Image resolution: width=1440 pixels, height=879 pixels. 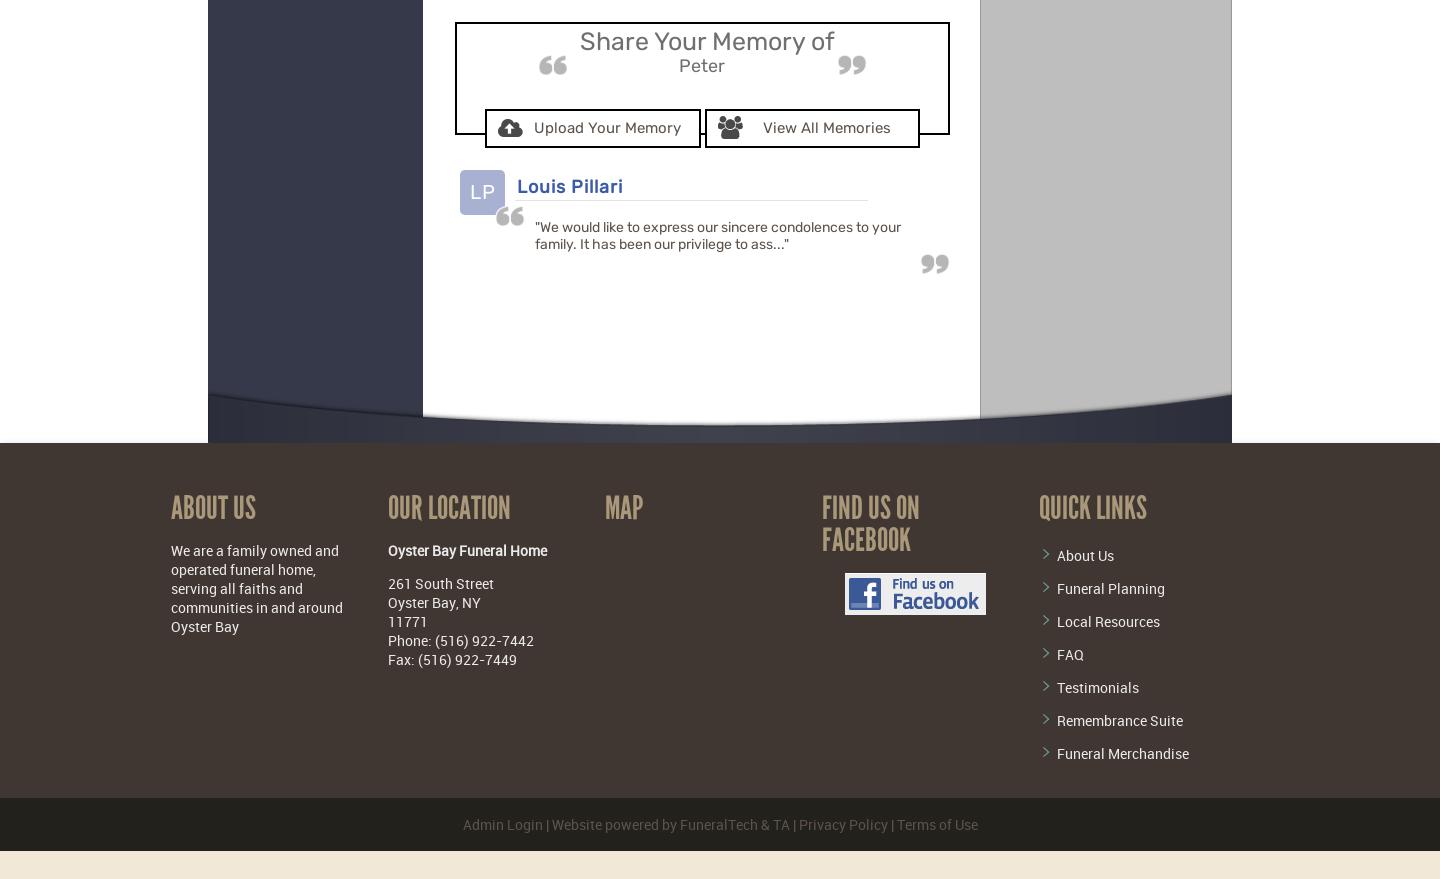 I want to click on '261 South Street', so click(x=441, y=581).